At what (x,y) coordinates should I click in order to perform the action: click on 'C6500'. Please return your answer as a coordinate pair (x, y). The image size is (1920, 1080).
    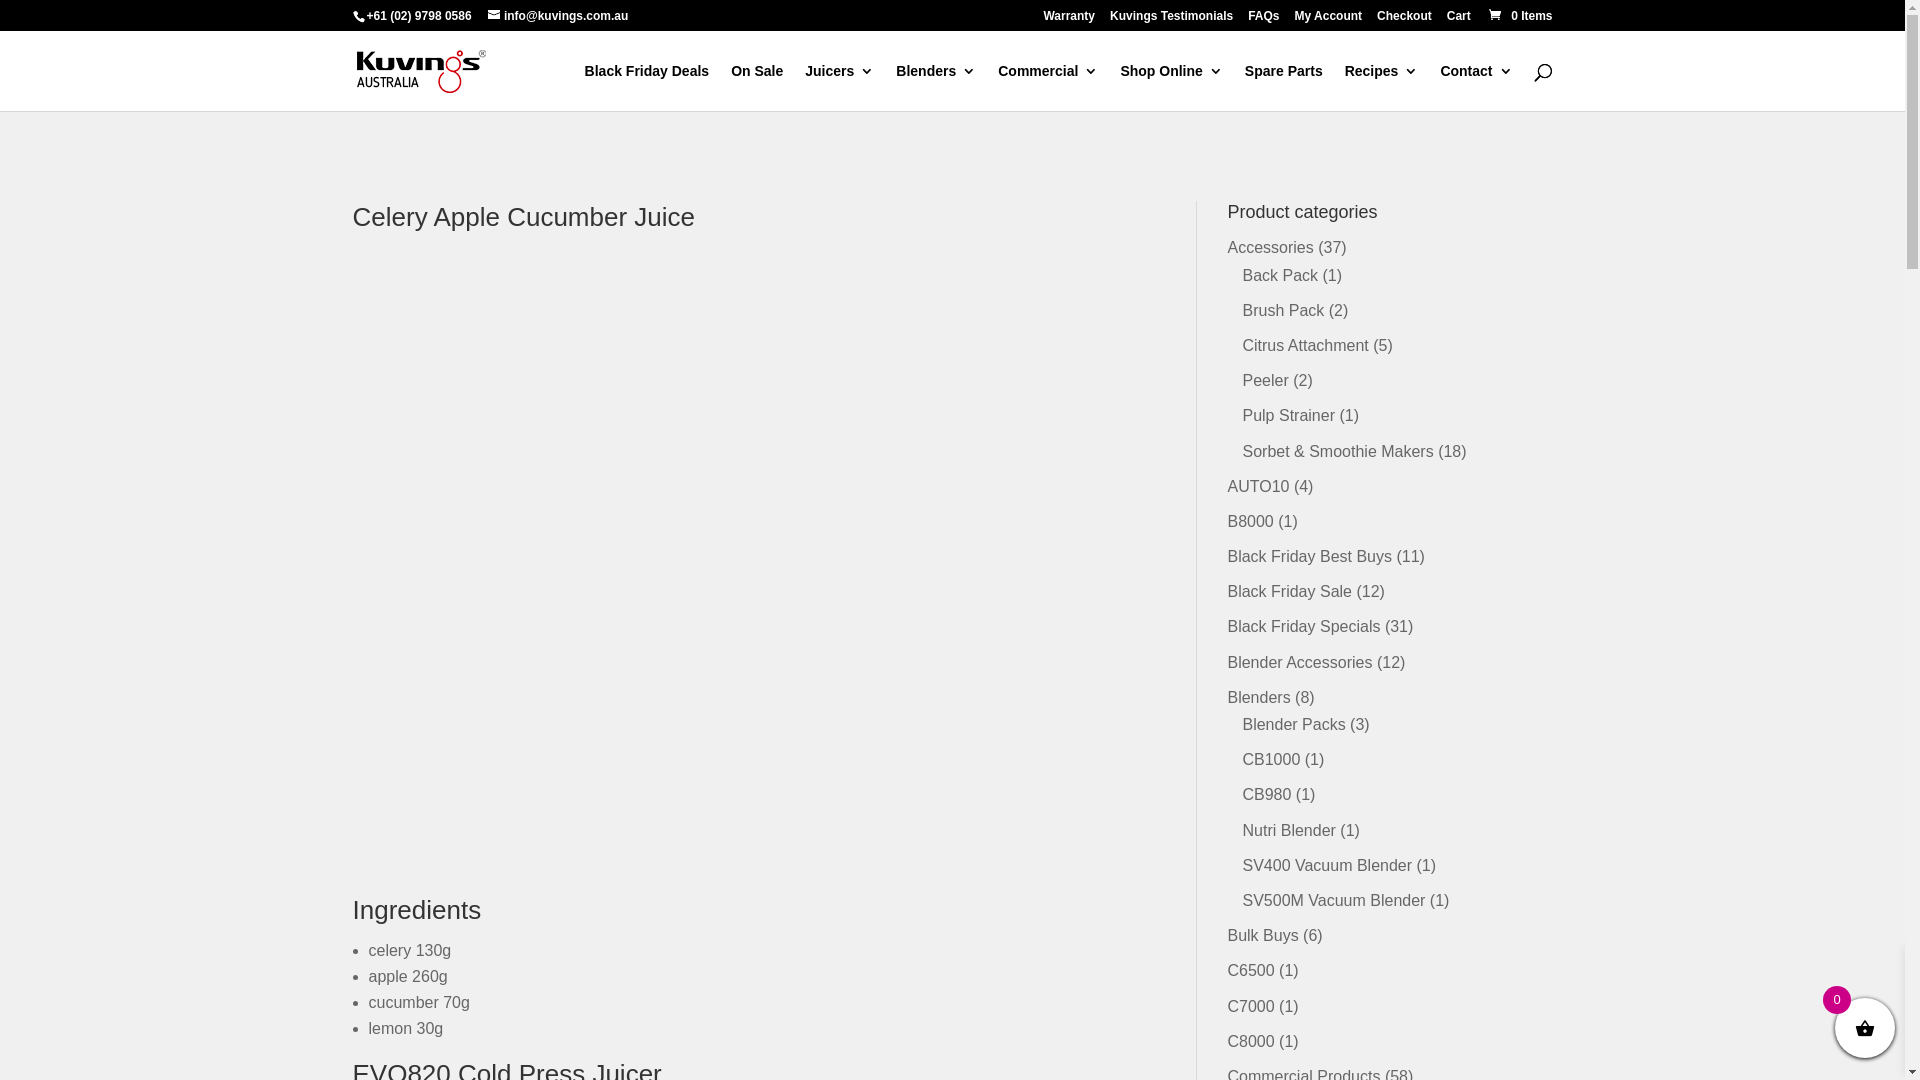
    Looking at the image, I should click on (1226, 969).